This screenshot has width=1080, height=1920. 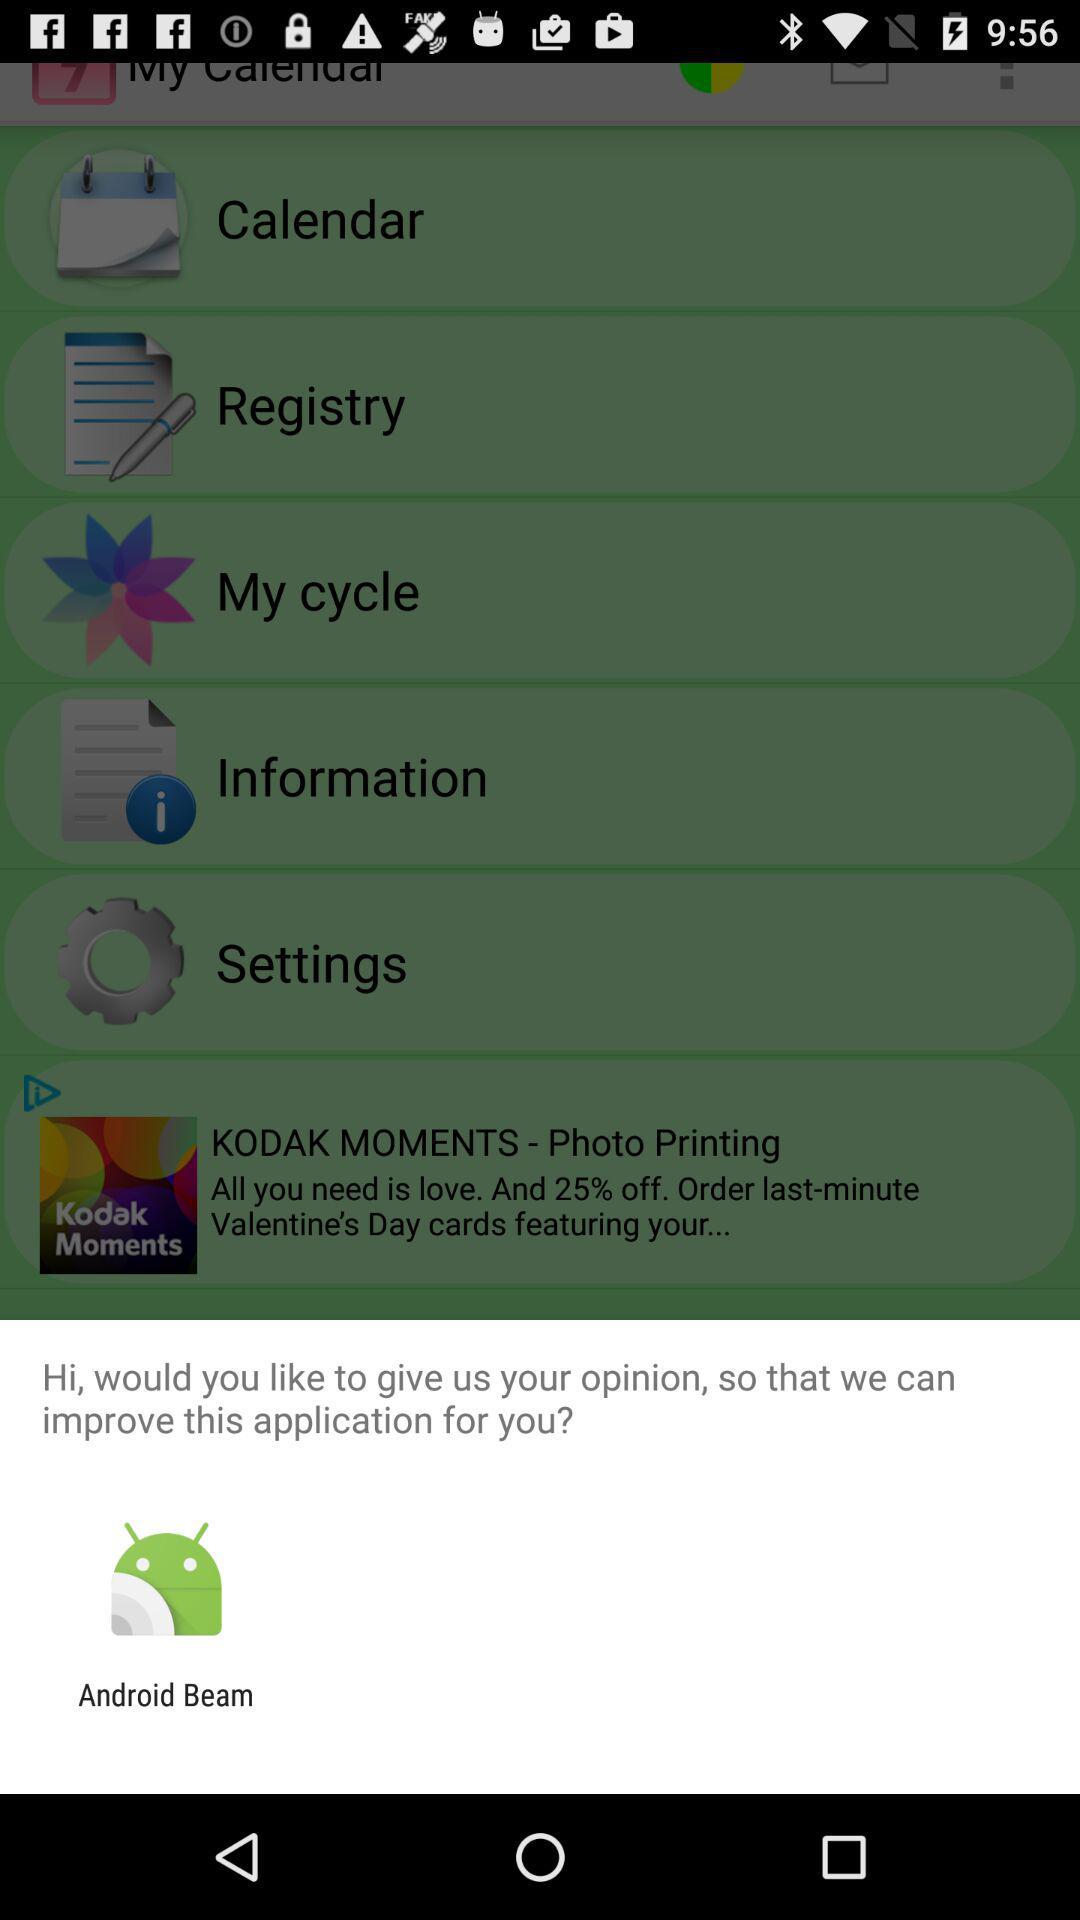 I want to click on the item above android beam item, so click(x=165, y=1579).